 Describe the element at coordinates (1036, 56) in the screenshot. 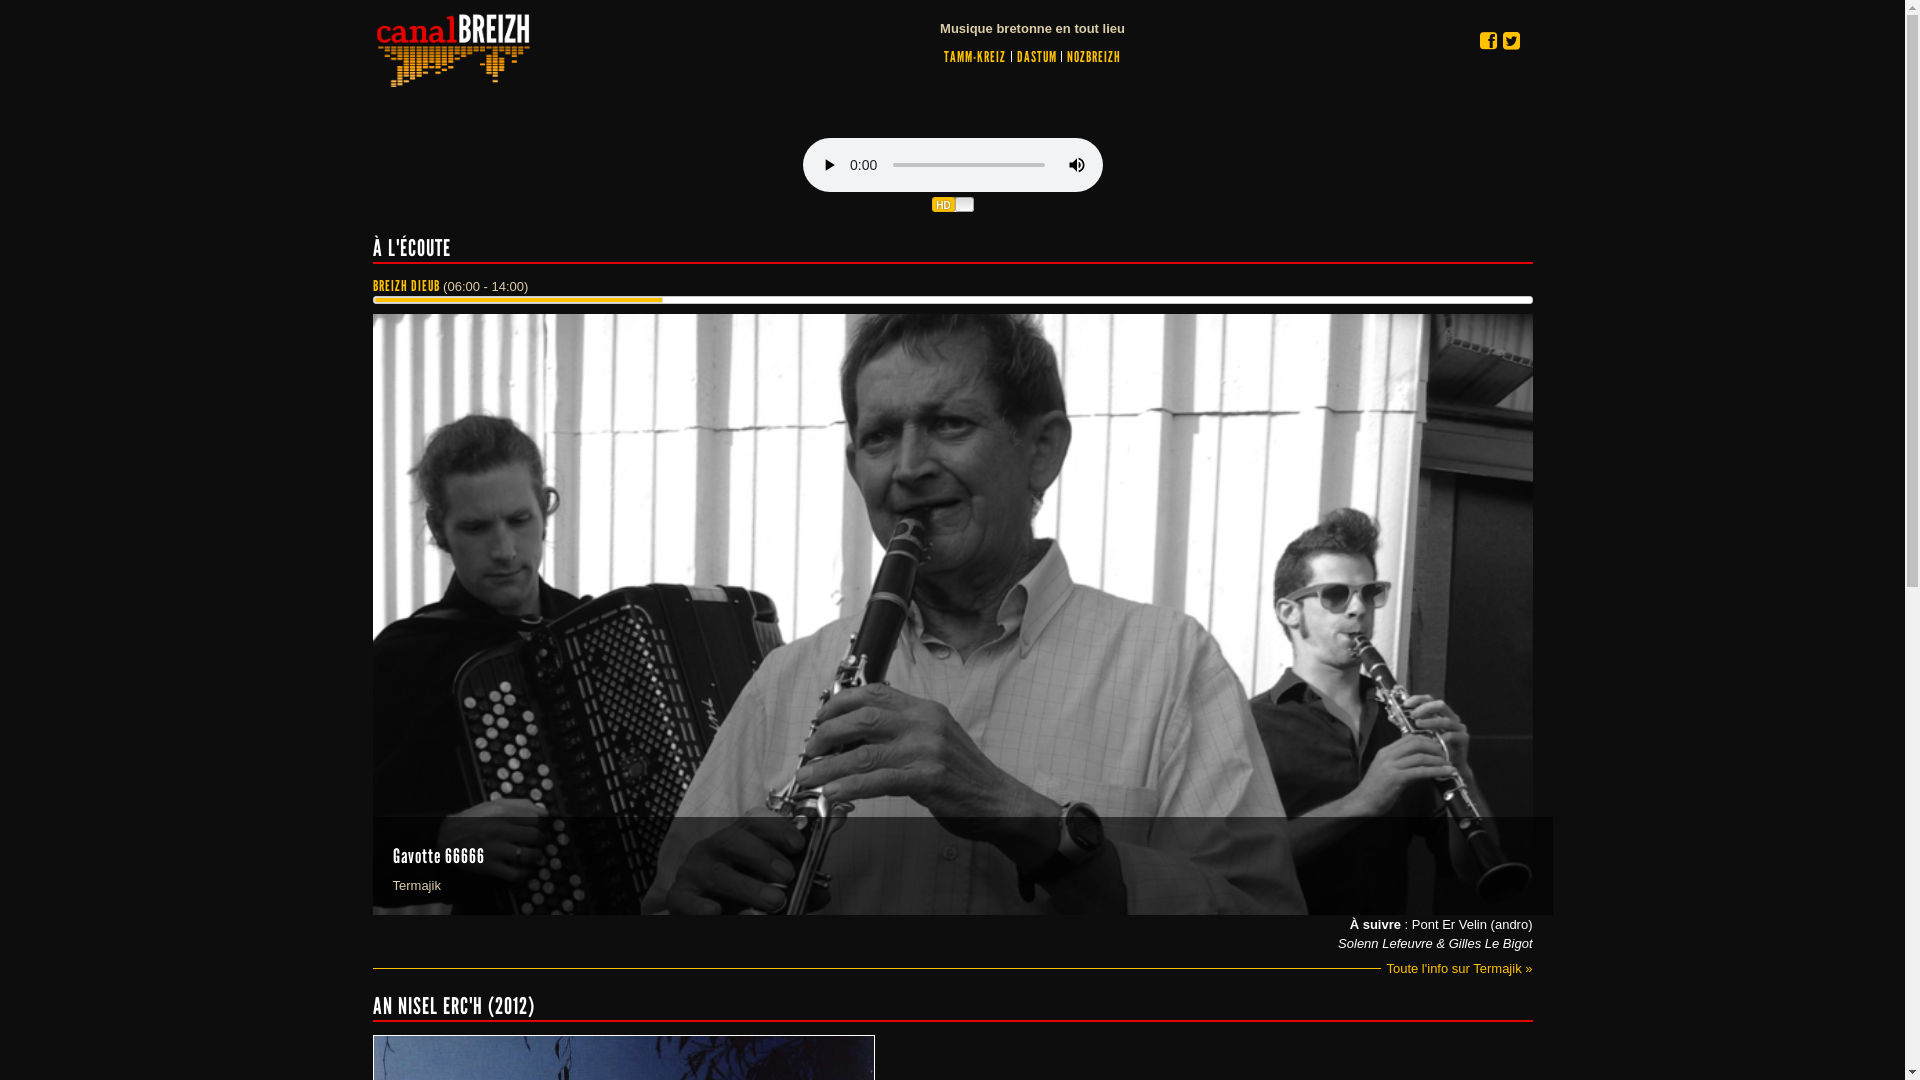

I see `'DASTUM'` at that location.